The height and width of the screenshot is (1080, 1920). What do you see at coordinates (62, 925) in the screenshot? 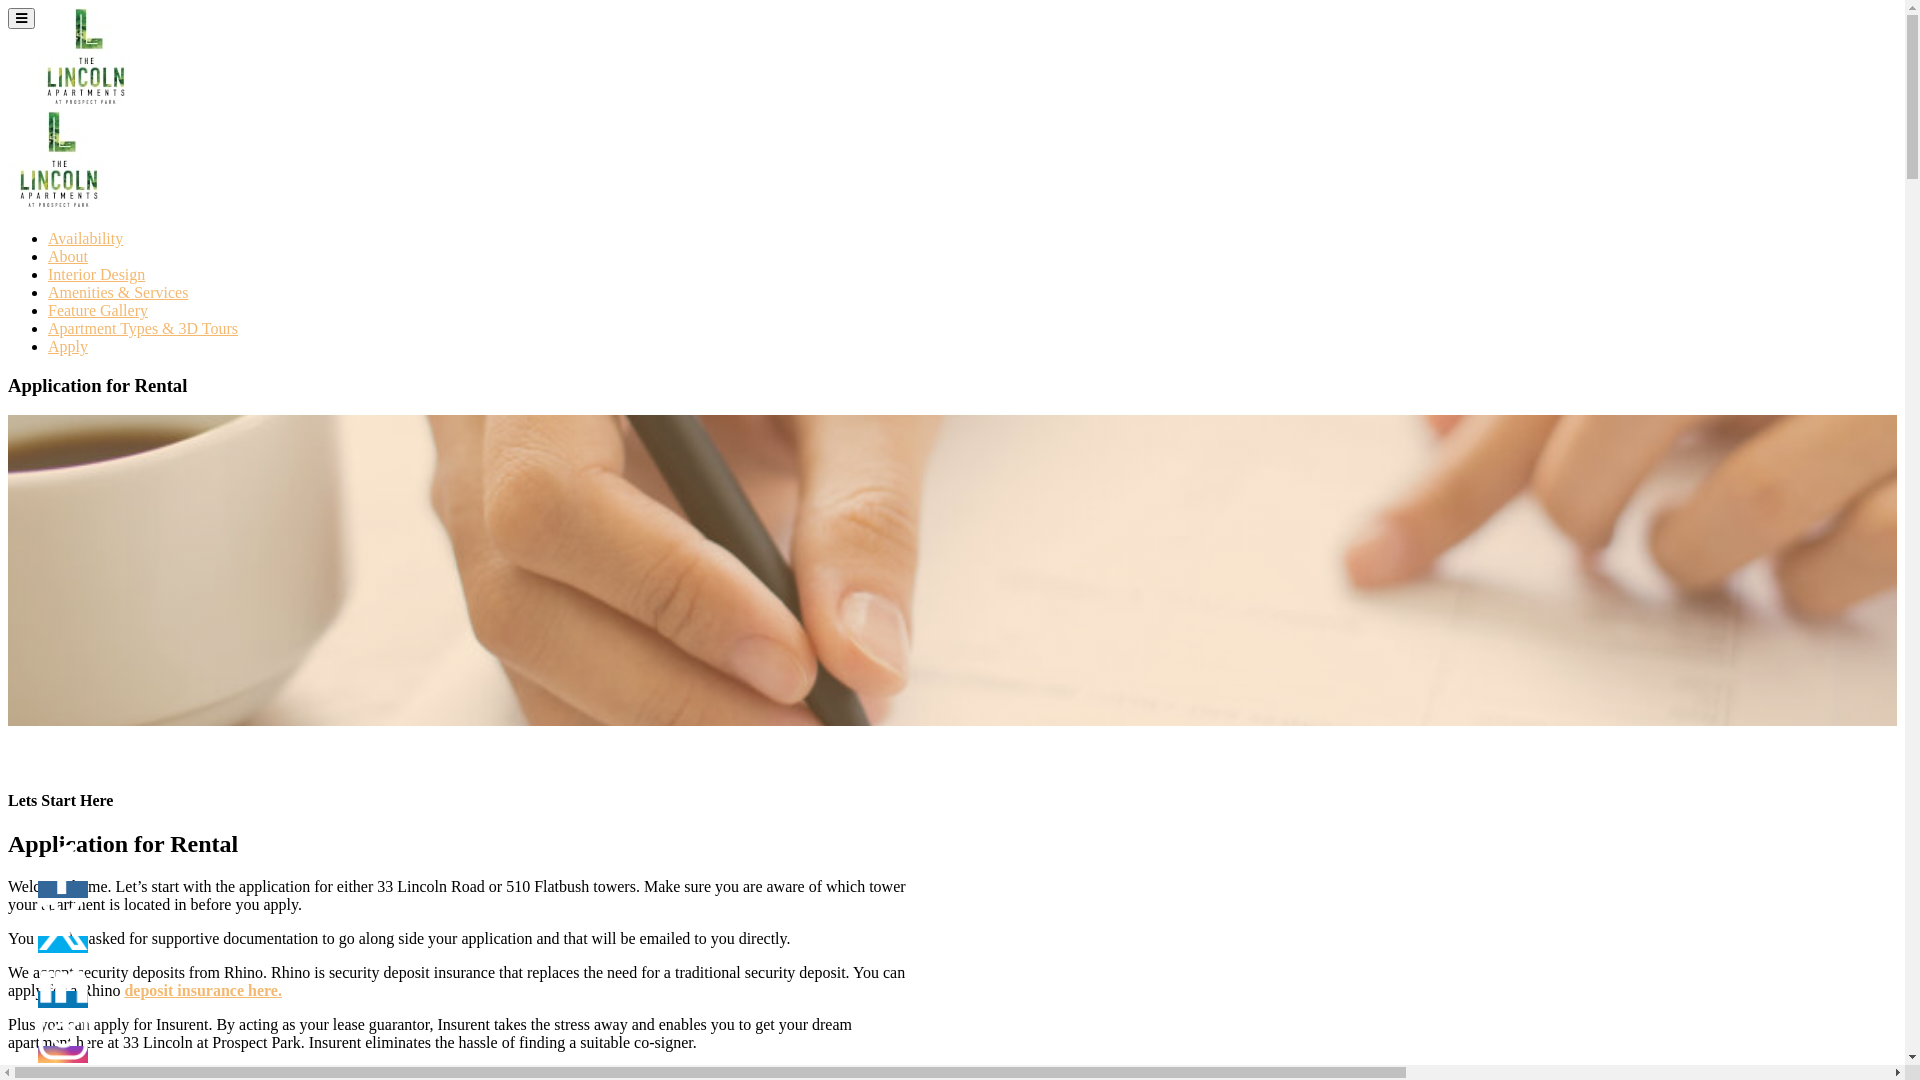
I see `'Twitter'` at bounding box center [62, 925].